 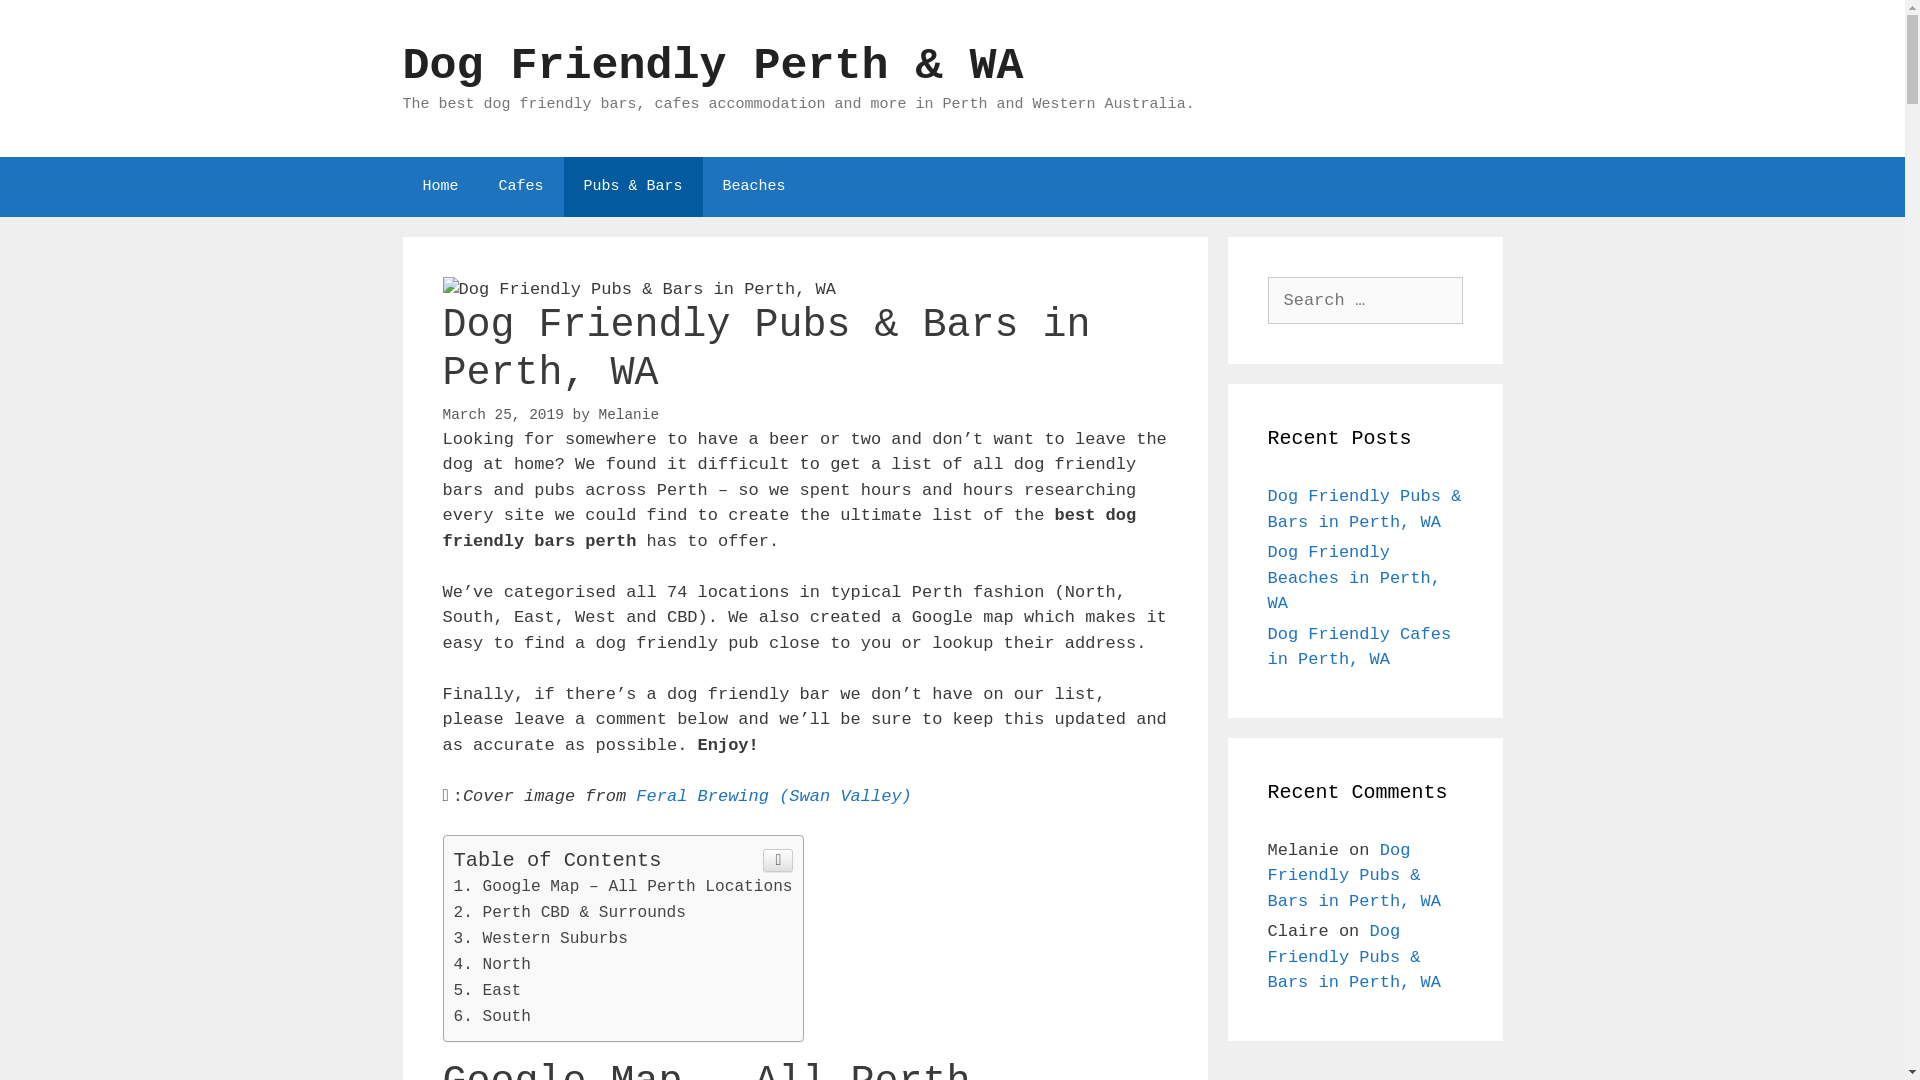 I want to click on 'Western Suburbs', so click(x=541, y=938).